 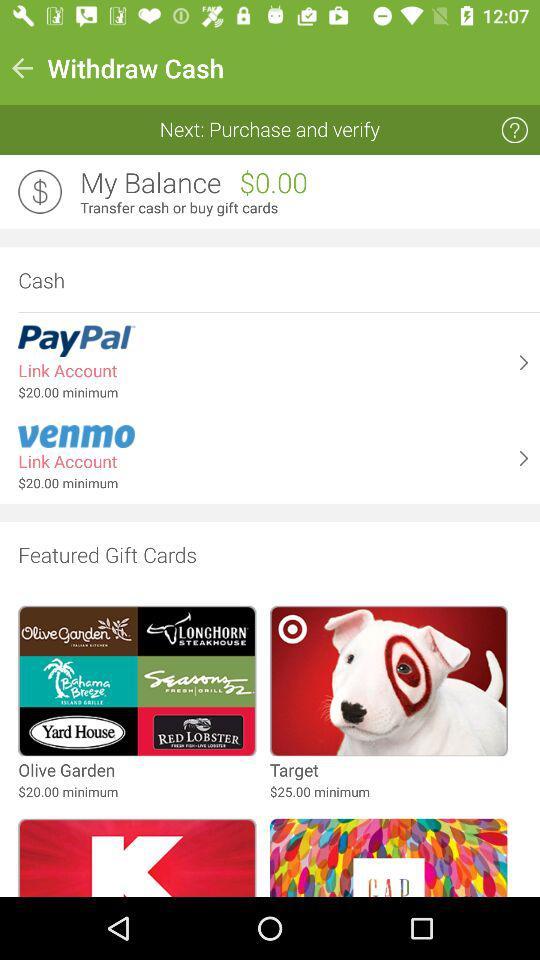 I want to click on the icon next to withdraw cash icon, so click(x=21, y=68).